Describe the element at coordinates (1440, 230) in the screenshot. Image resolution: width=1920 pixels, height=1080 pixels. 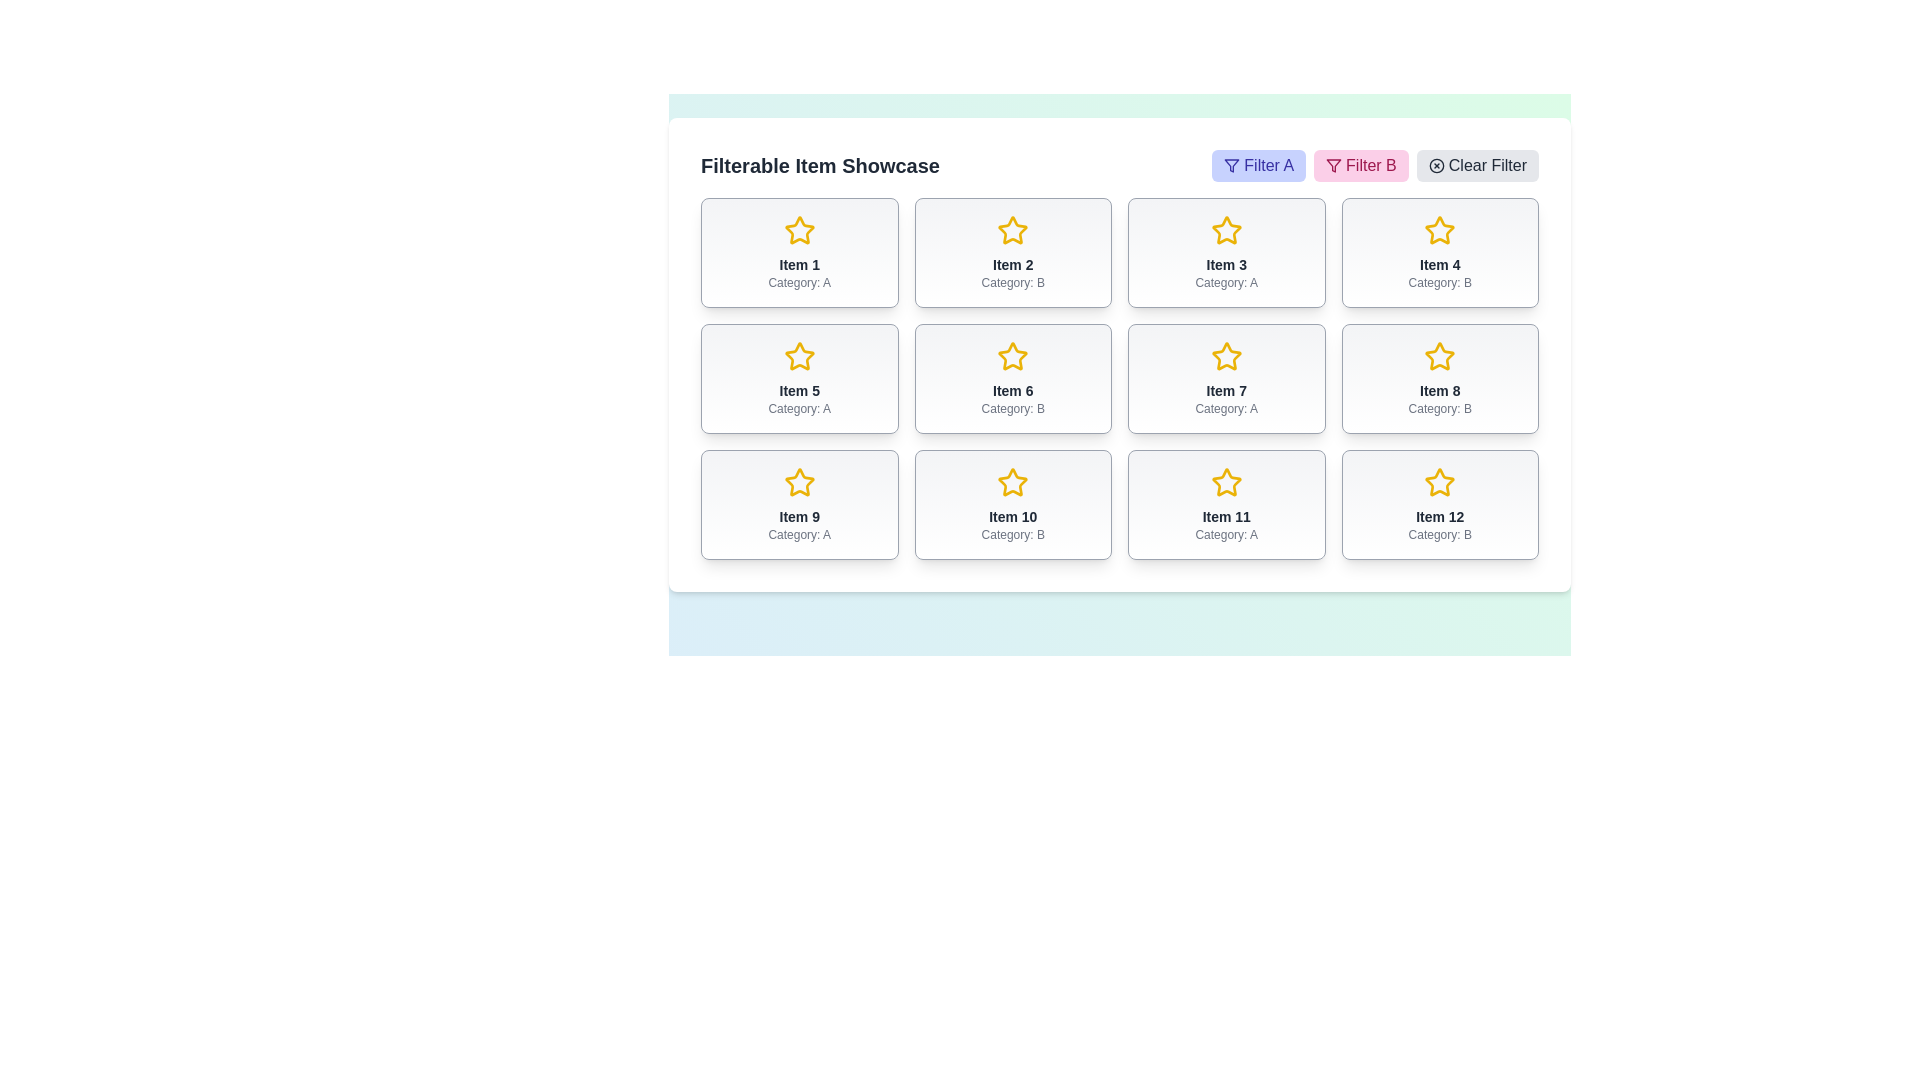
I see `on the star icon (SVG vector graphic) located at the top of the 'Item 4' card in the 'Category: B' section` at that location.